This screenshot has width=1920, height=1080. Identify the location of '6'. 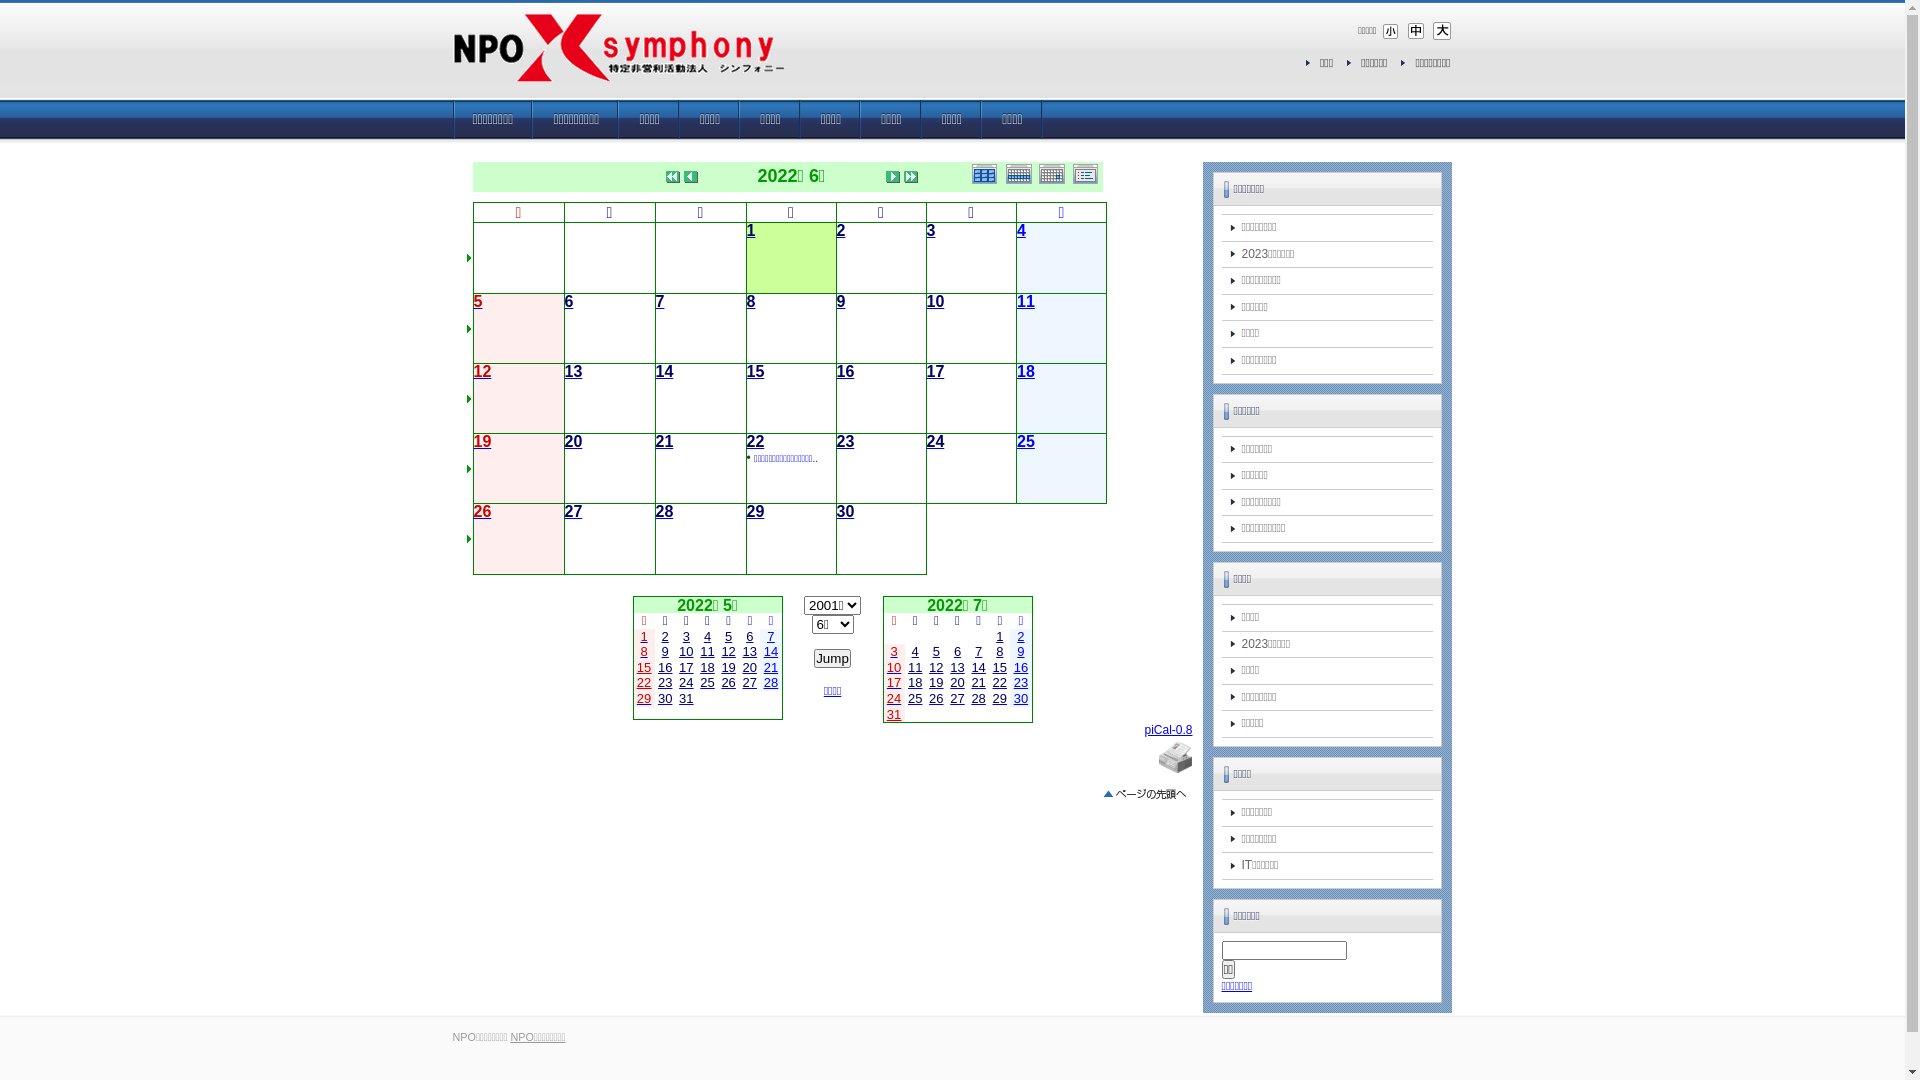
(748, 636).